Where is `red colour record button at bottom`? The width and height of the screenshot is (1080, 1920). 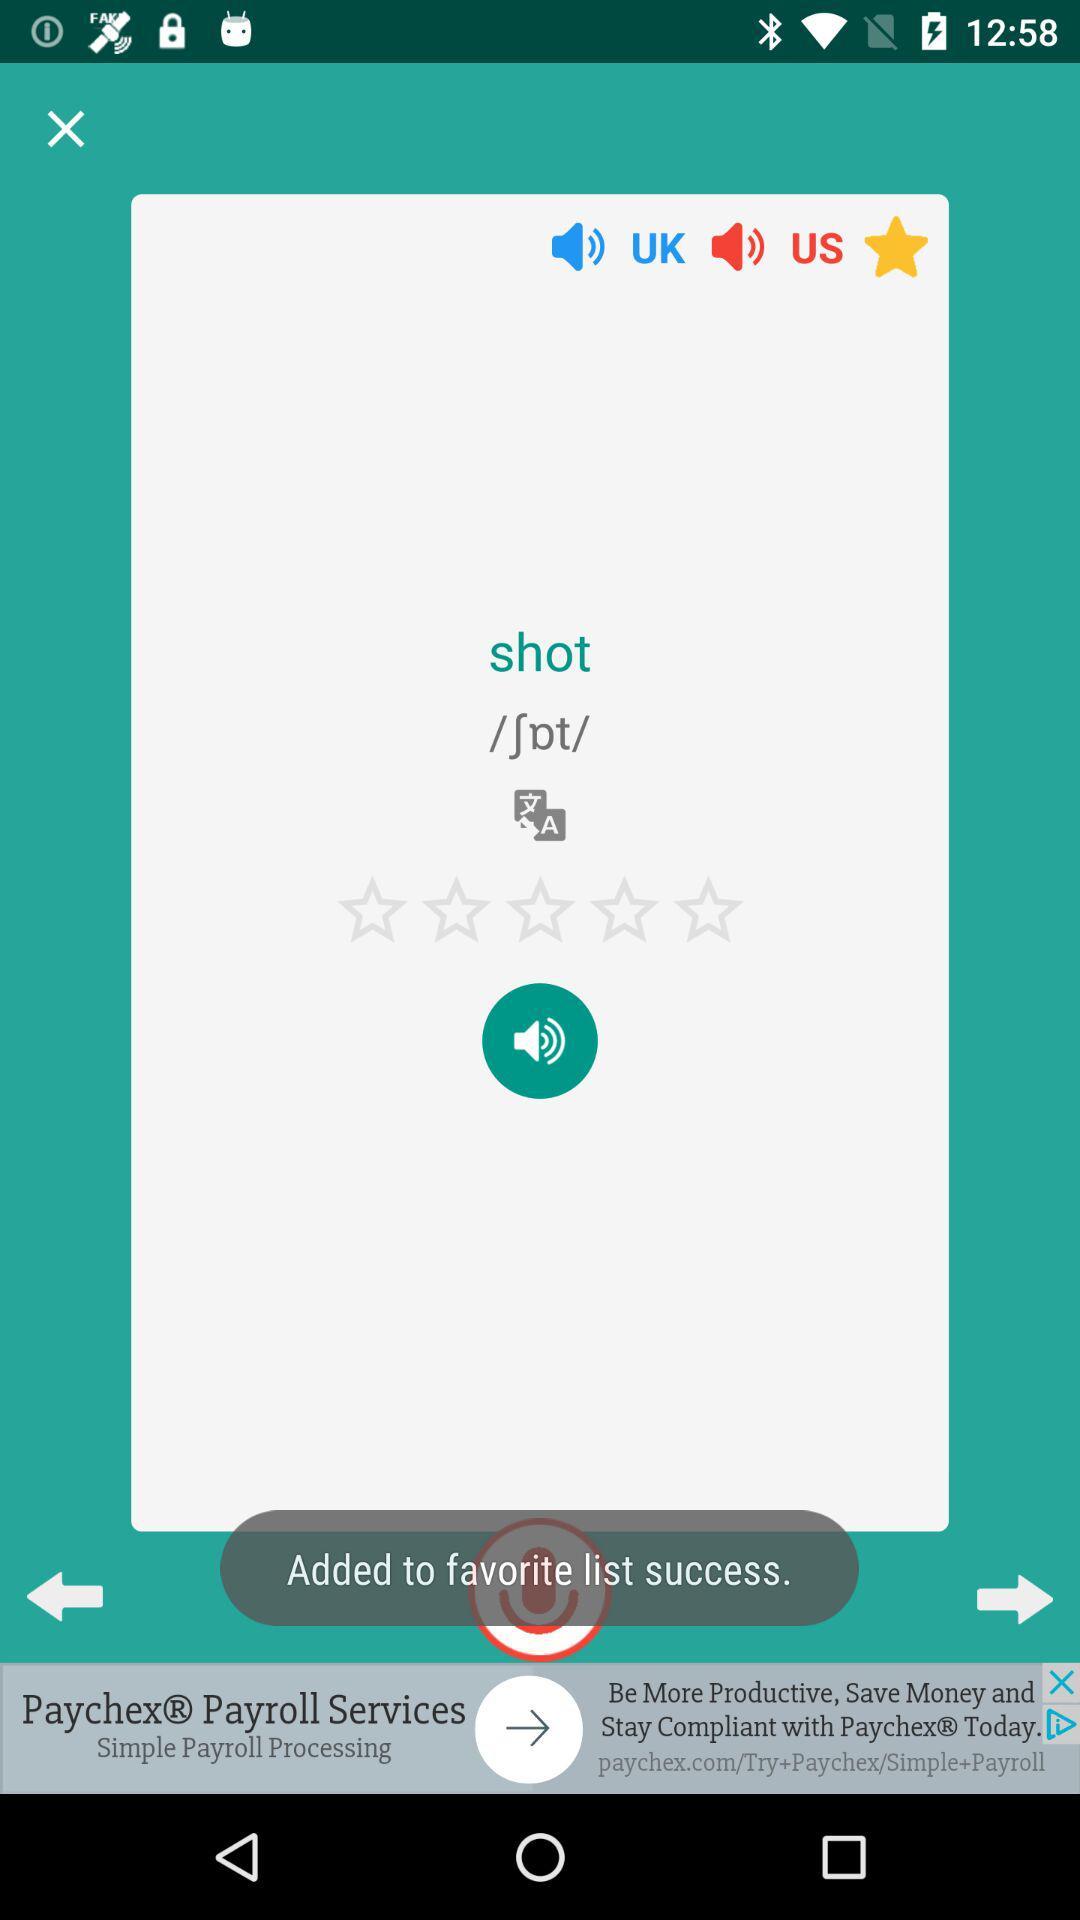 red colour record button at bottom is located at coordinates (540, 1588).